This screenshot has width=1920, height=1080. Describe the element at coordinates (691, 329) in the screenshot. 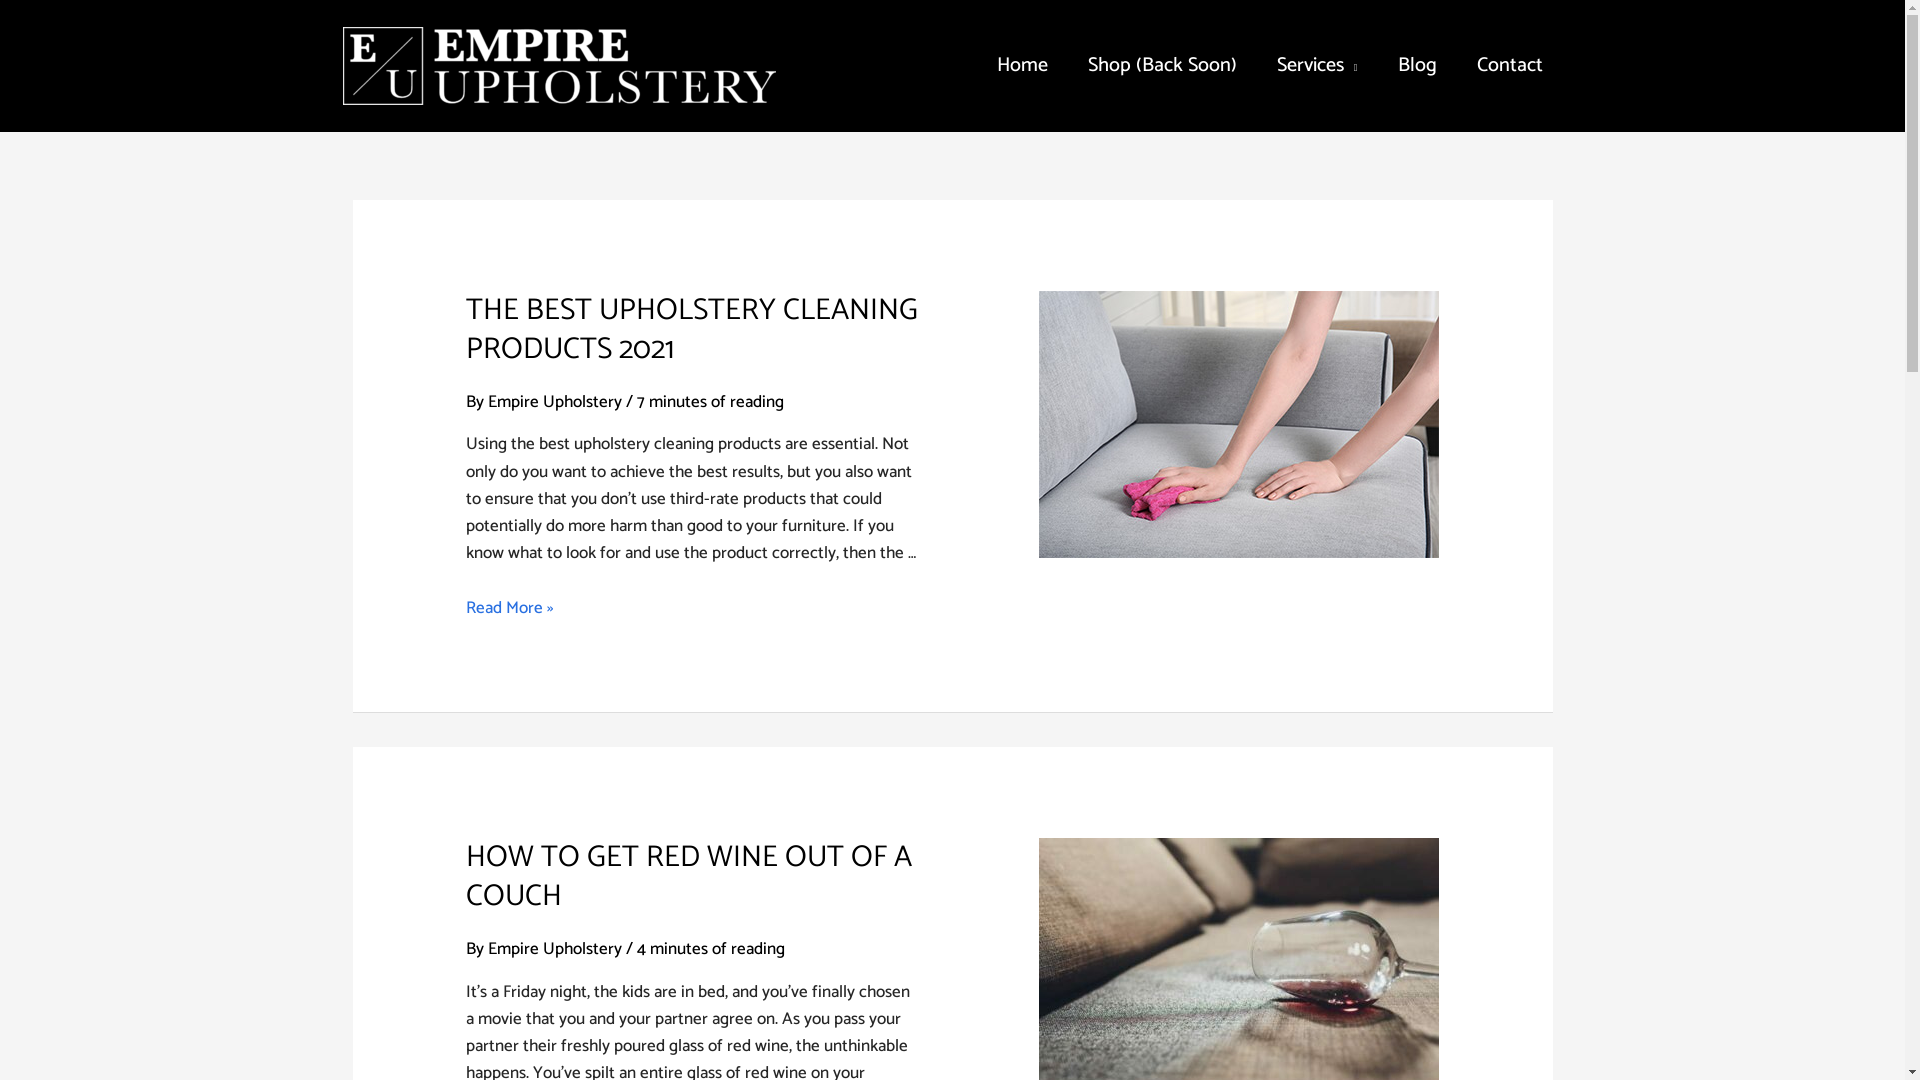

I see `'THE BEST UPHOLSTERY CLEANING PRODUCTS 2021'` at that location.